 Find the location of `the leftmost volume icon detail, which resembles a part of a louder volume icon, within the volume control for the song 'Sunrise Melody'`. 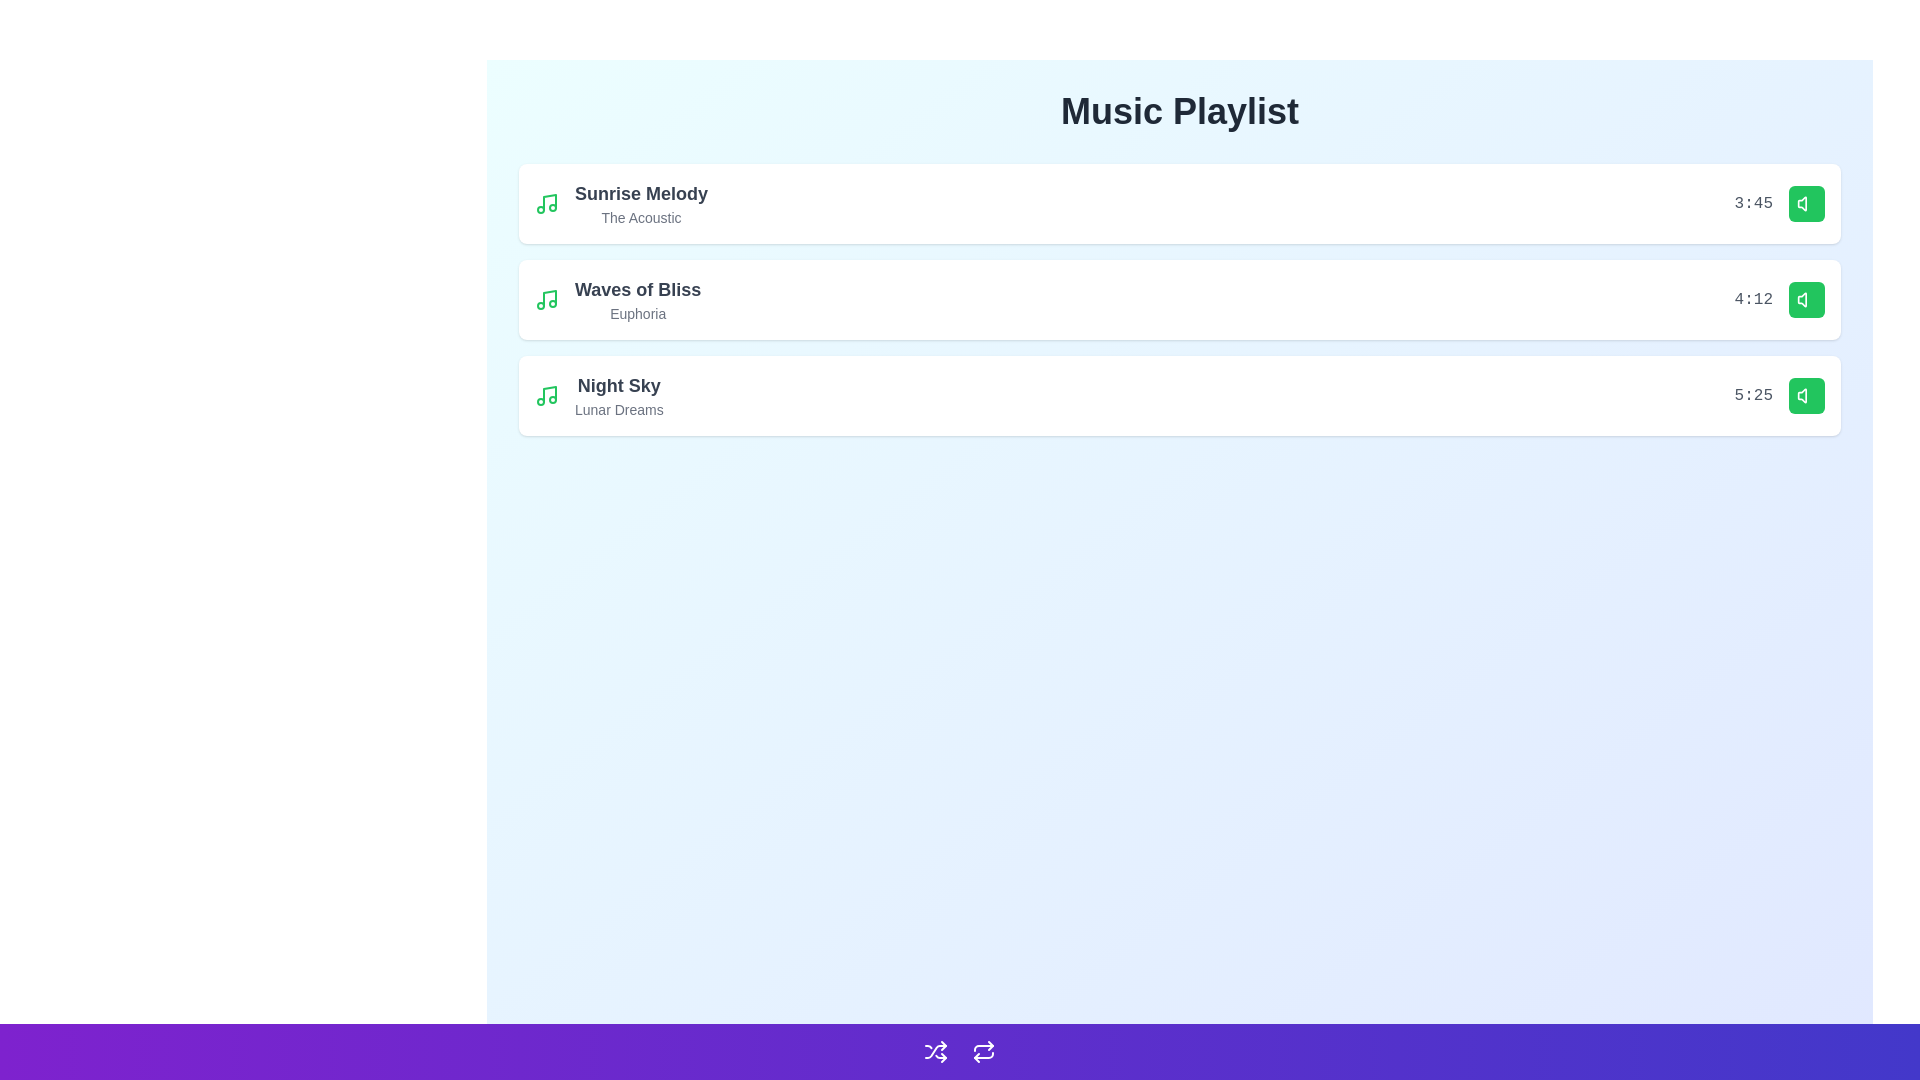

the leftmost volume icon detail, which resembles a part of a louder volume icon, within the volume control for the song 'Sunrise Melody' is located at coordinates (1802, 204).